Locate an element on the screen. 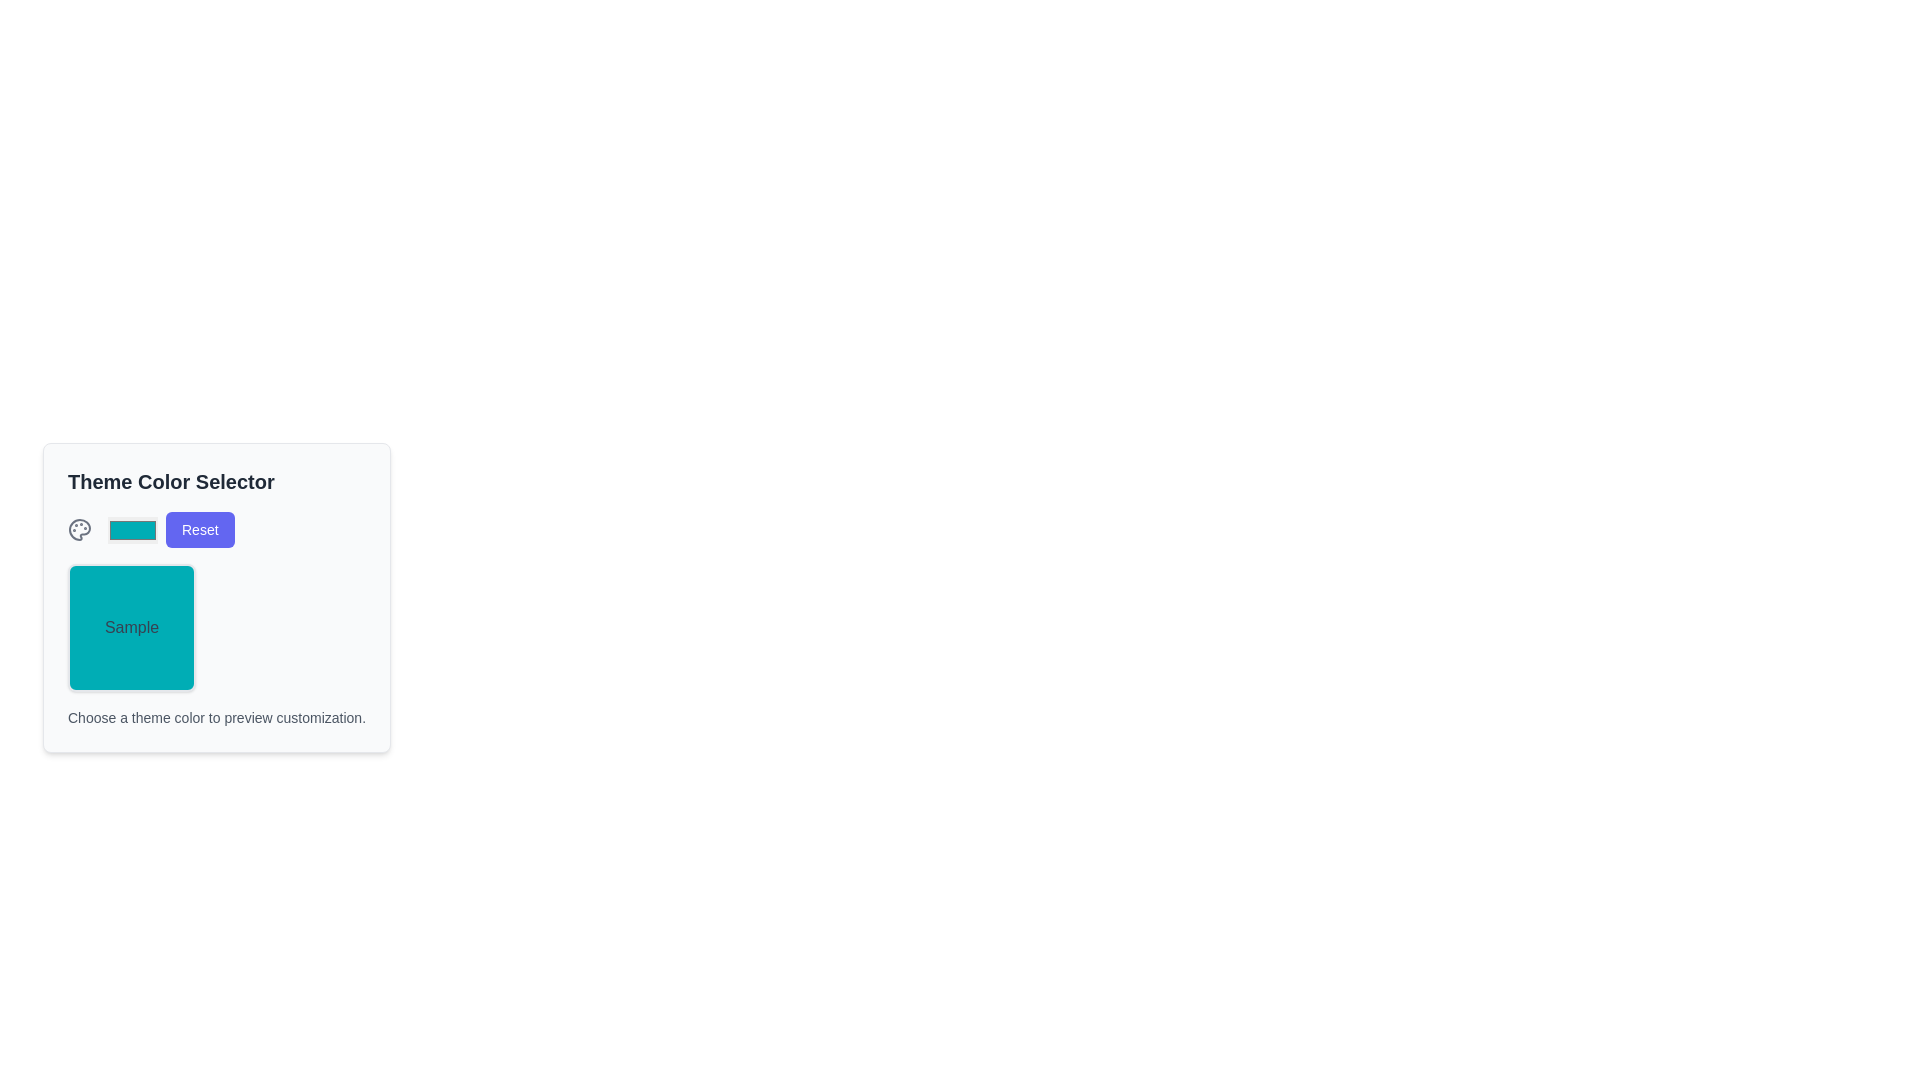 The image size is (1920, 1080). the Color Picker Input element located within the 'Theme Color Selector' group is located at coordinates (132, 528).